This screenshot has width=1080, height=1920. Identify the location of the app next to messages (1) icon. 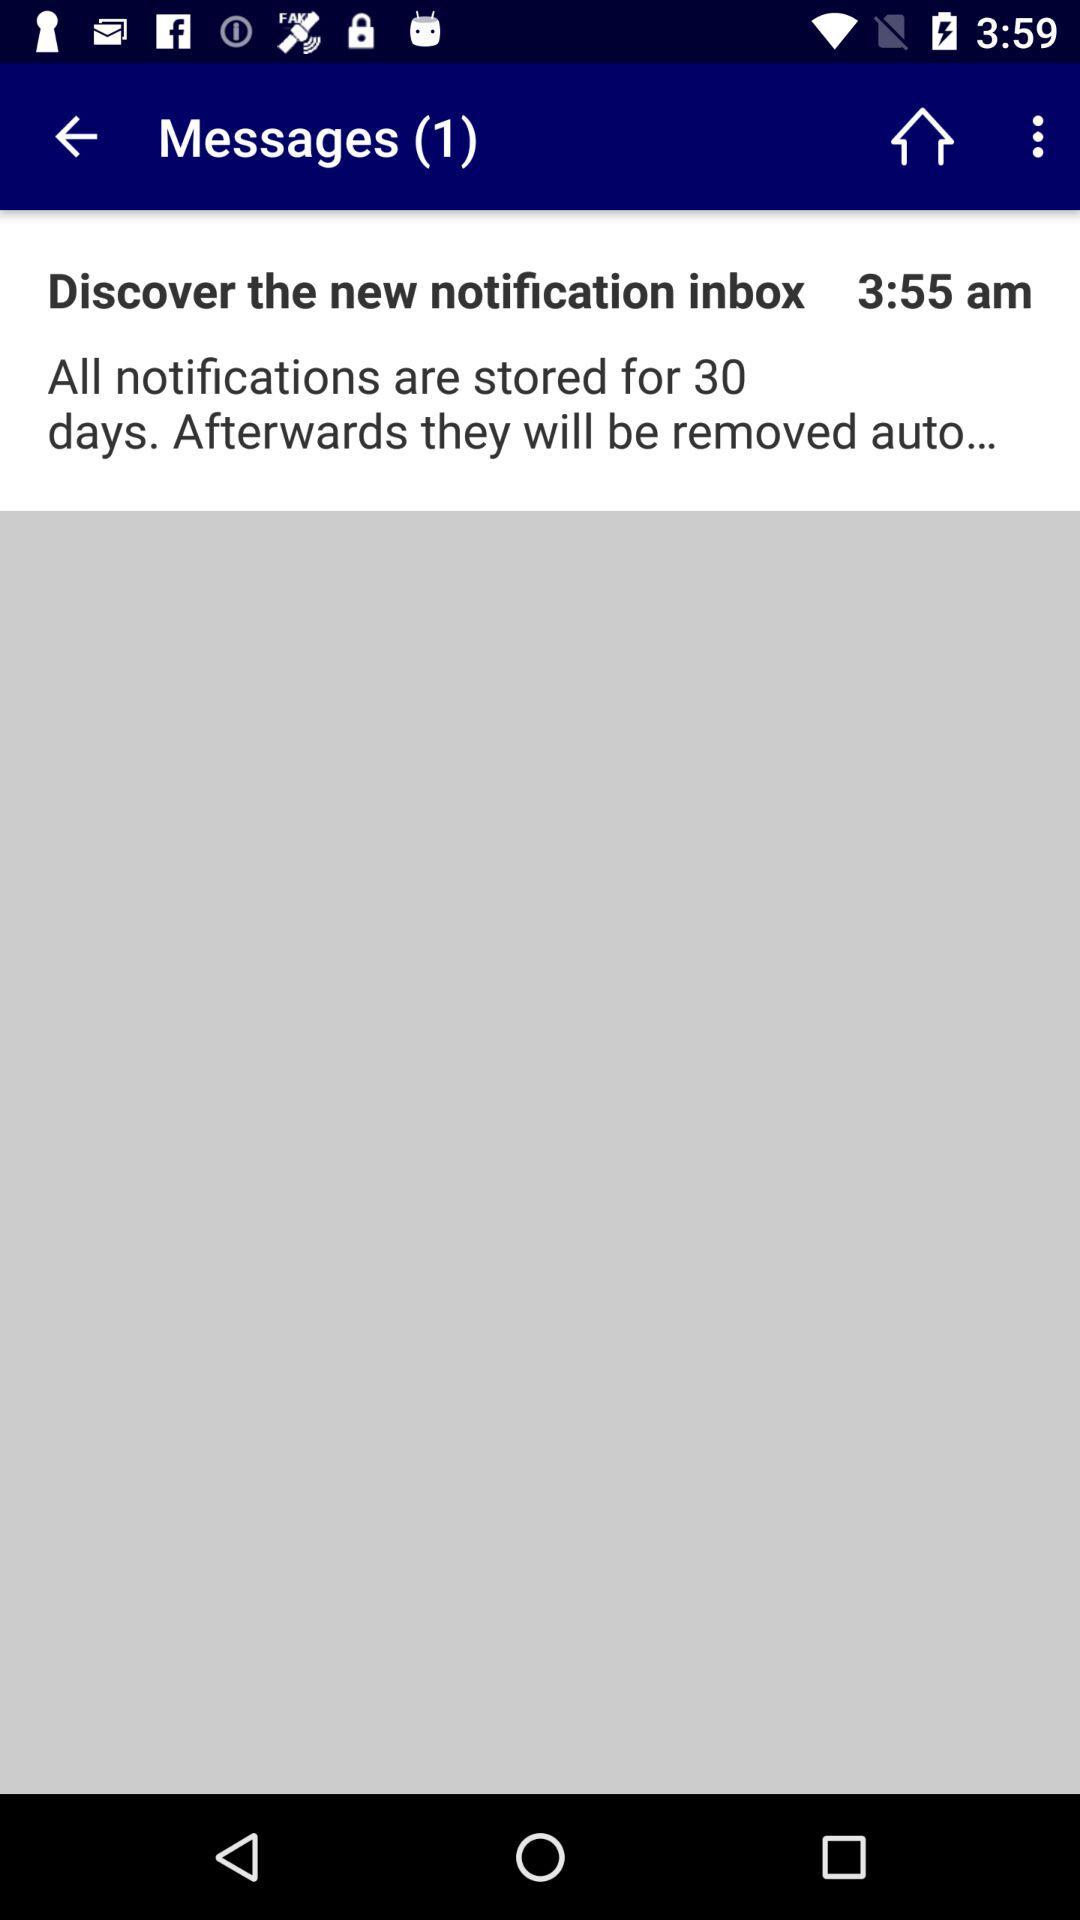
(922, 135).